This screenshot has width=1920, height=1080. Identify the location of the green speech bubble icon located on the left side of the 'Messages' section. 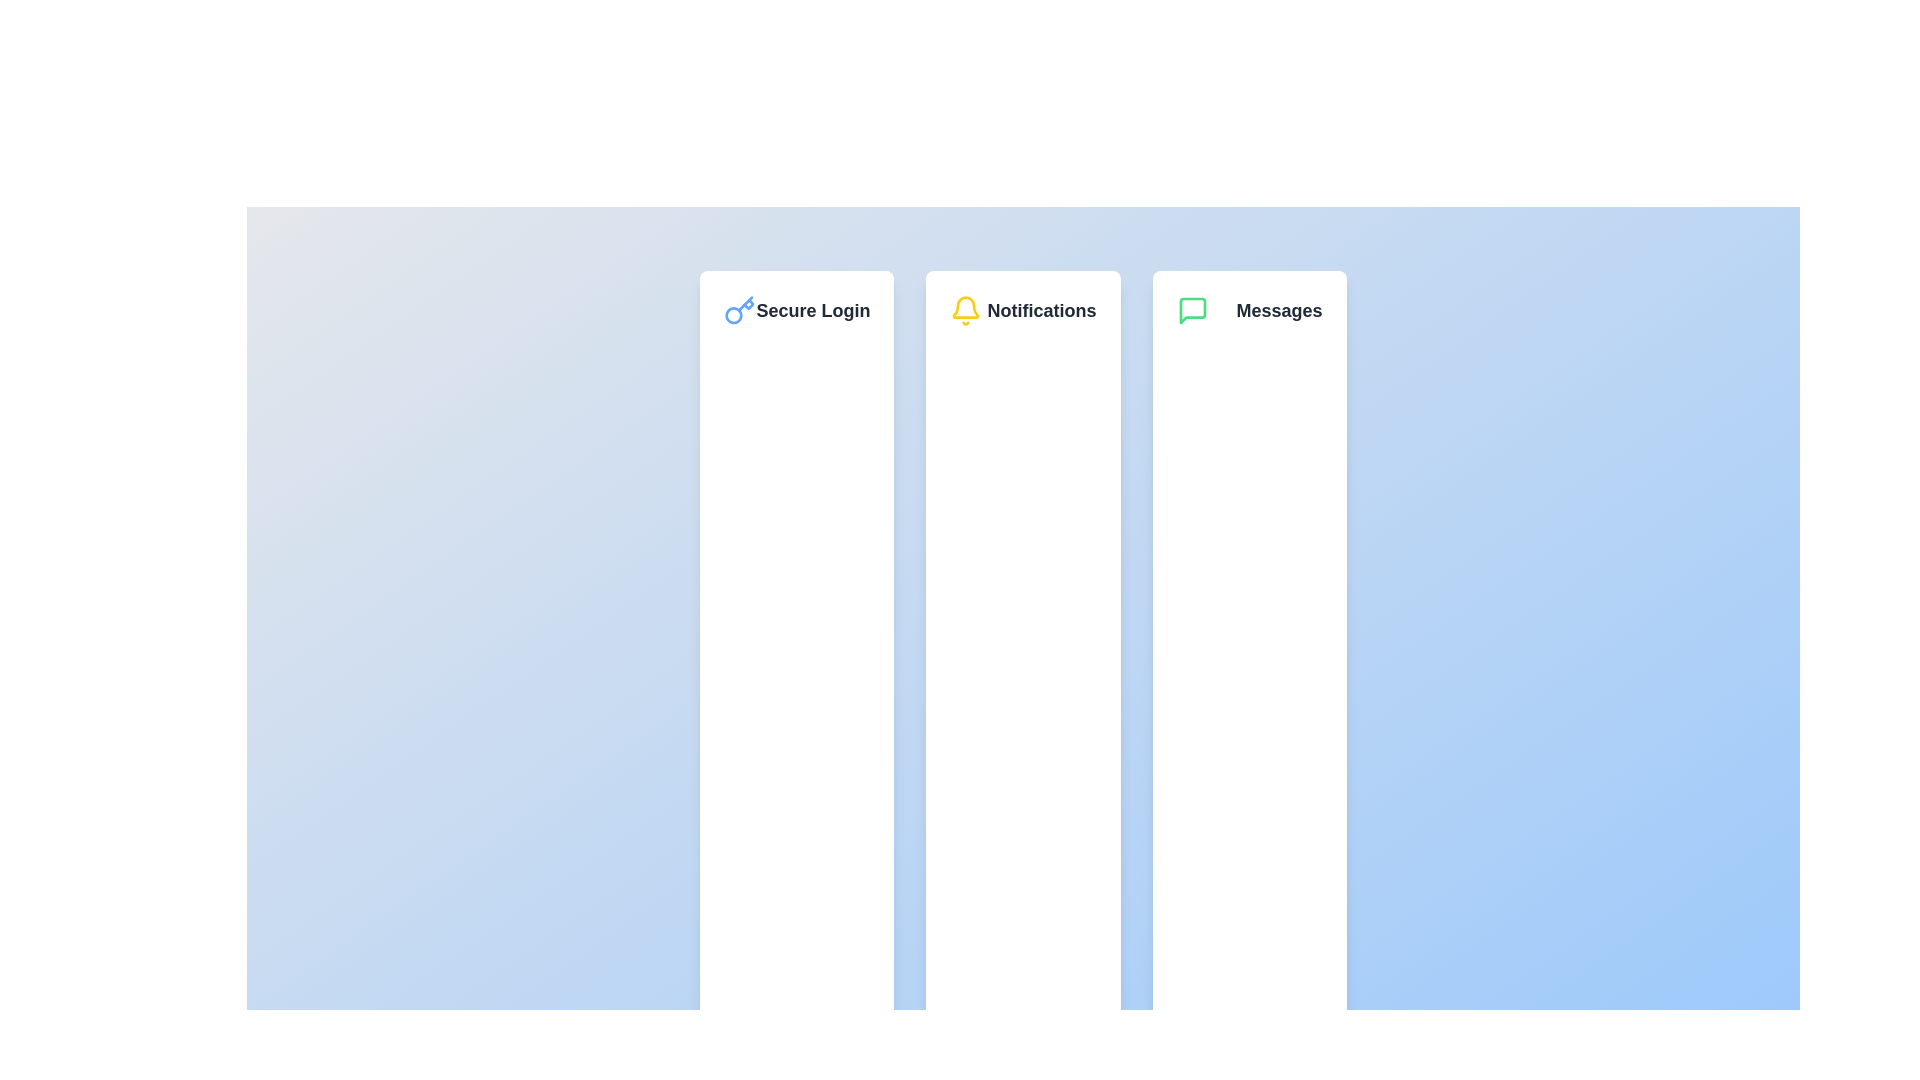
(1192, 311).